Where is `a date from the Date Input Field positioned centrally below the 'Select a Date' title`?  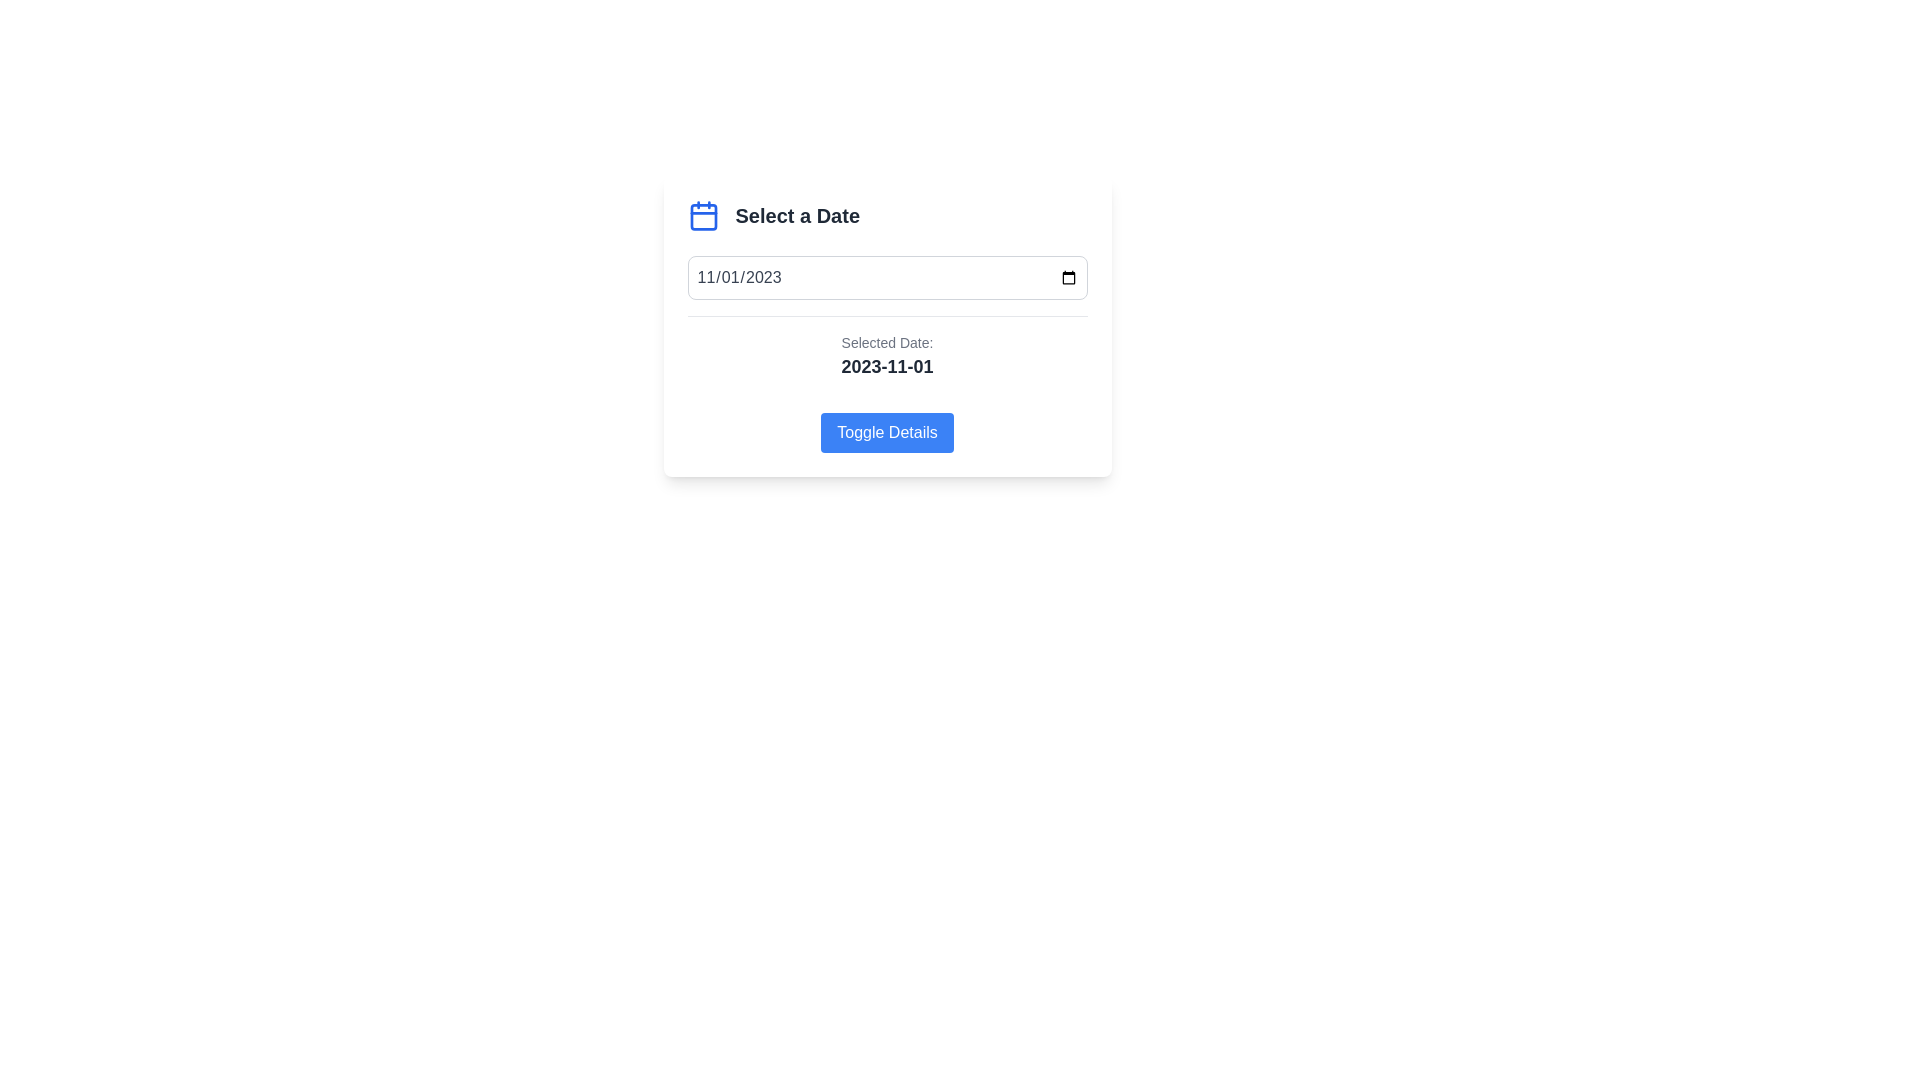 a date from the Date Input Field positioned centrally below the 'Select a Date' title is located at coordinates (886, 277).